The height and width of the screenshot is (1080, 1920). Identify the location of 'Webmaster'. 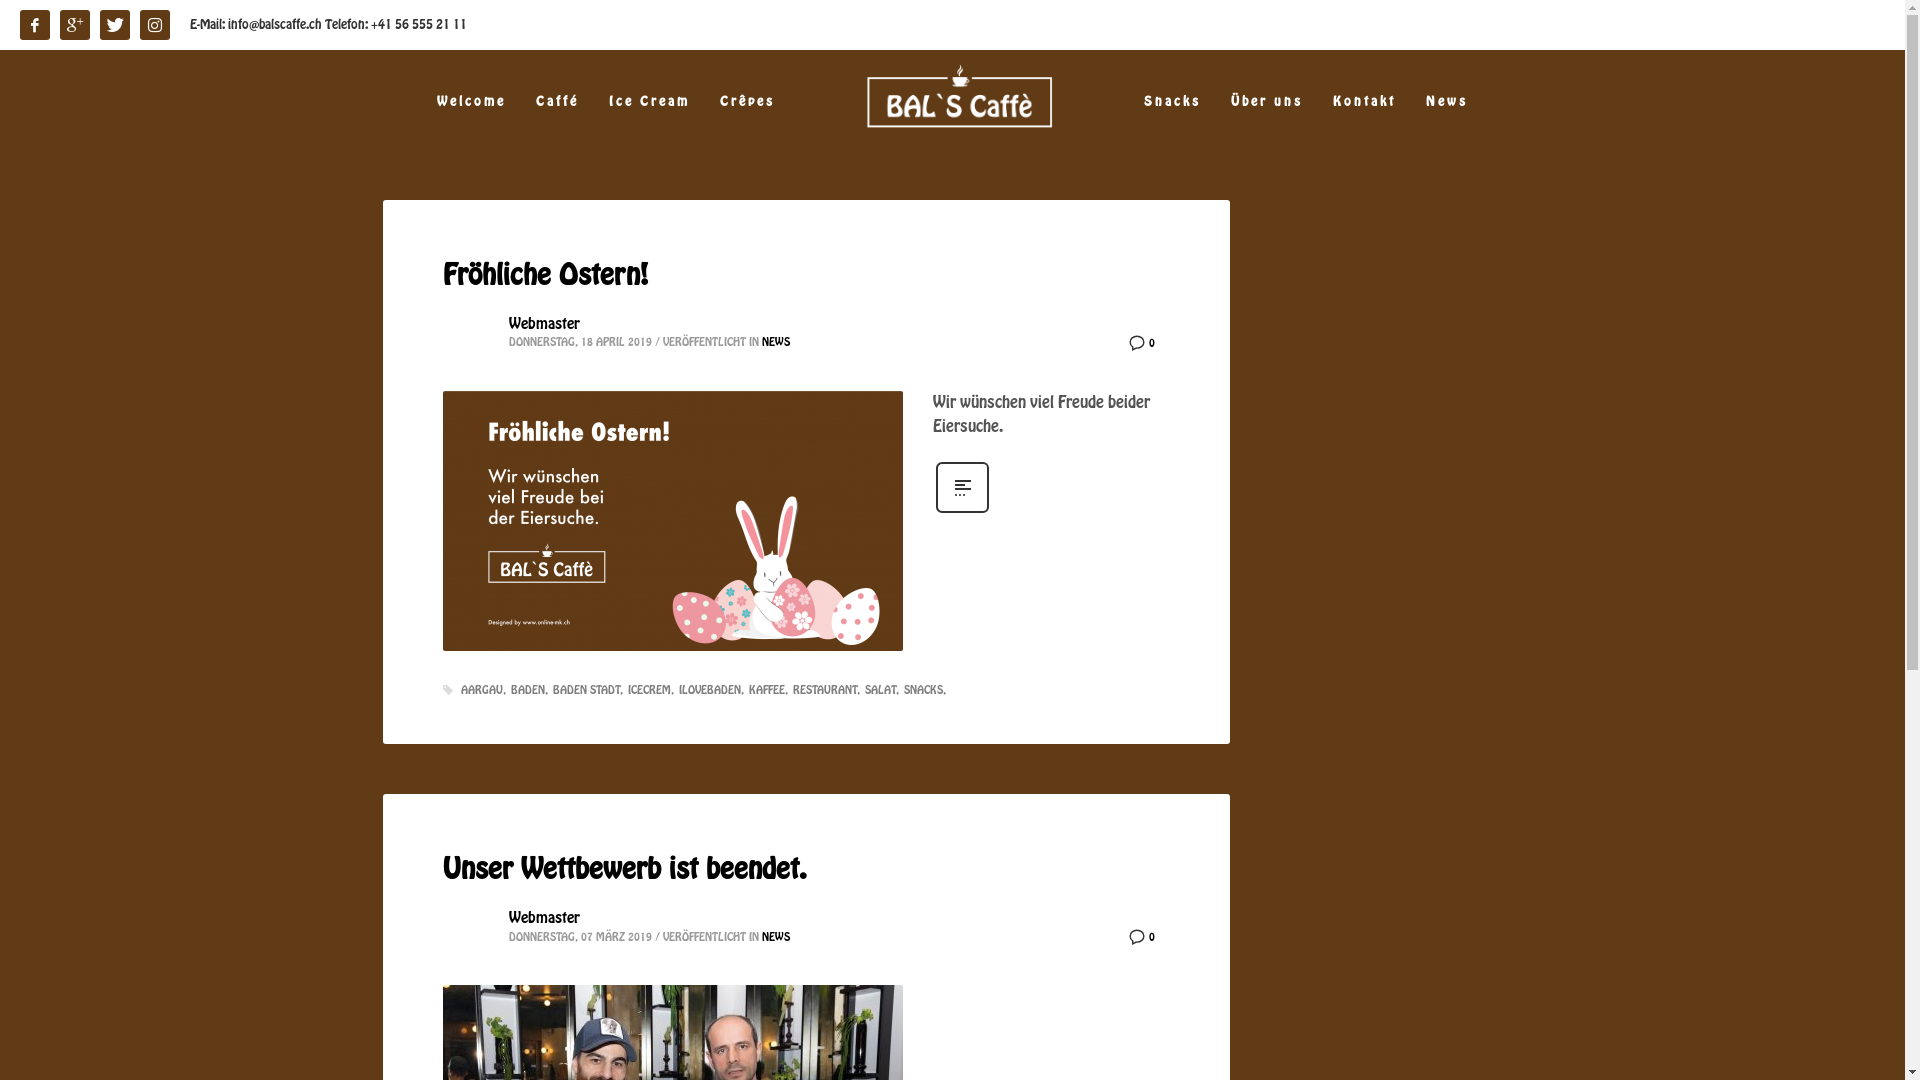
(543, 918).